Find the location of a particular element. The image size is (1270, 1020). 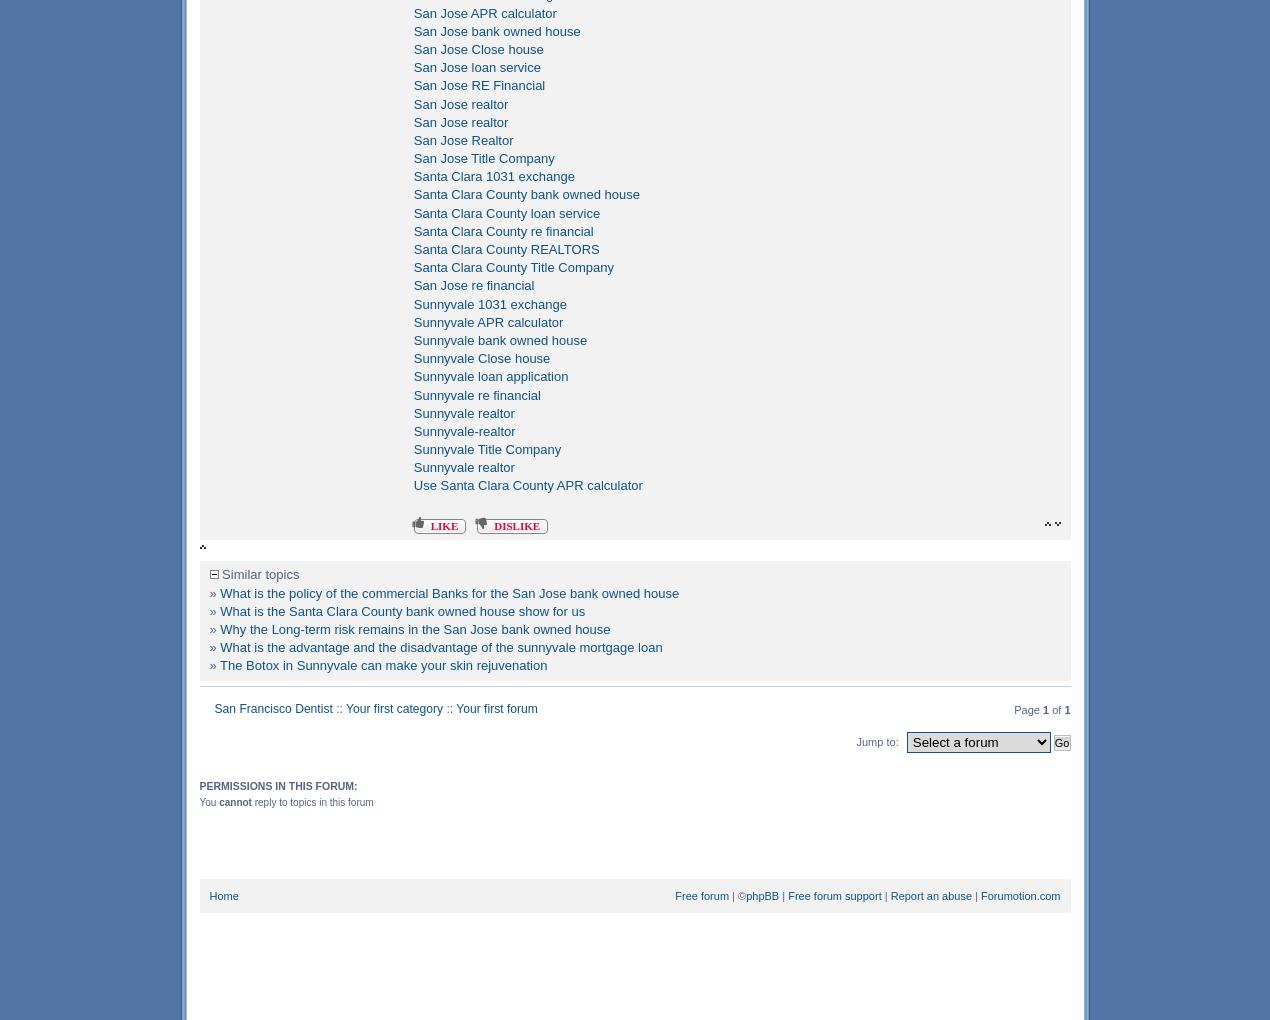

'Sunnyvale Title Company' is located at coordinates (487, 448).